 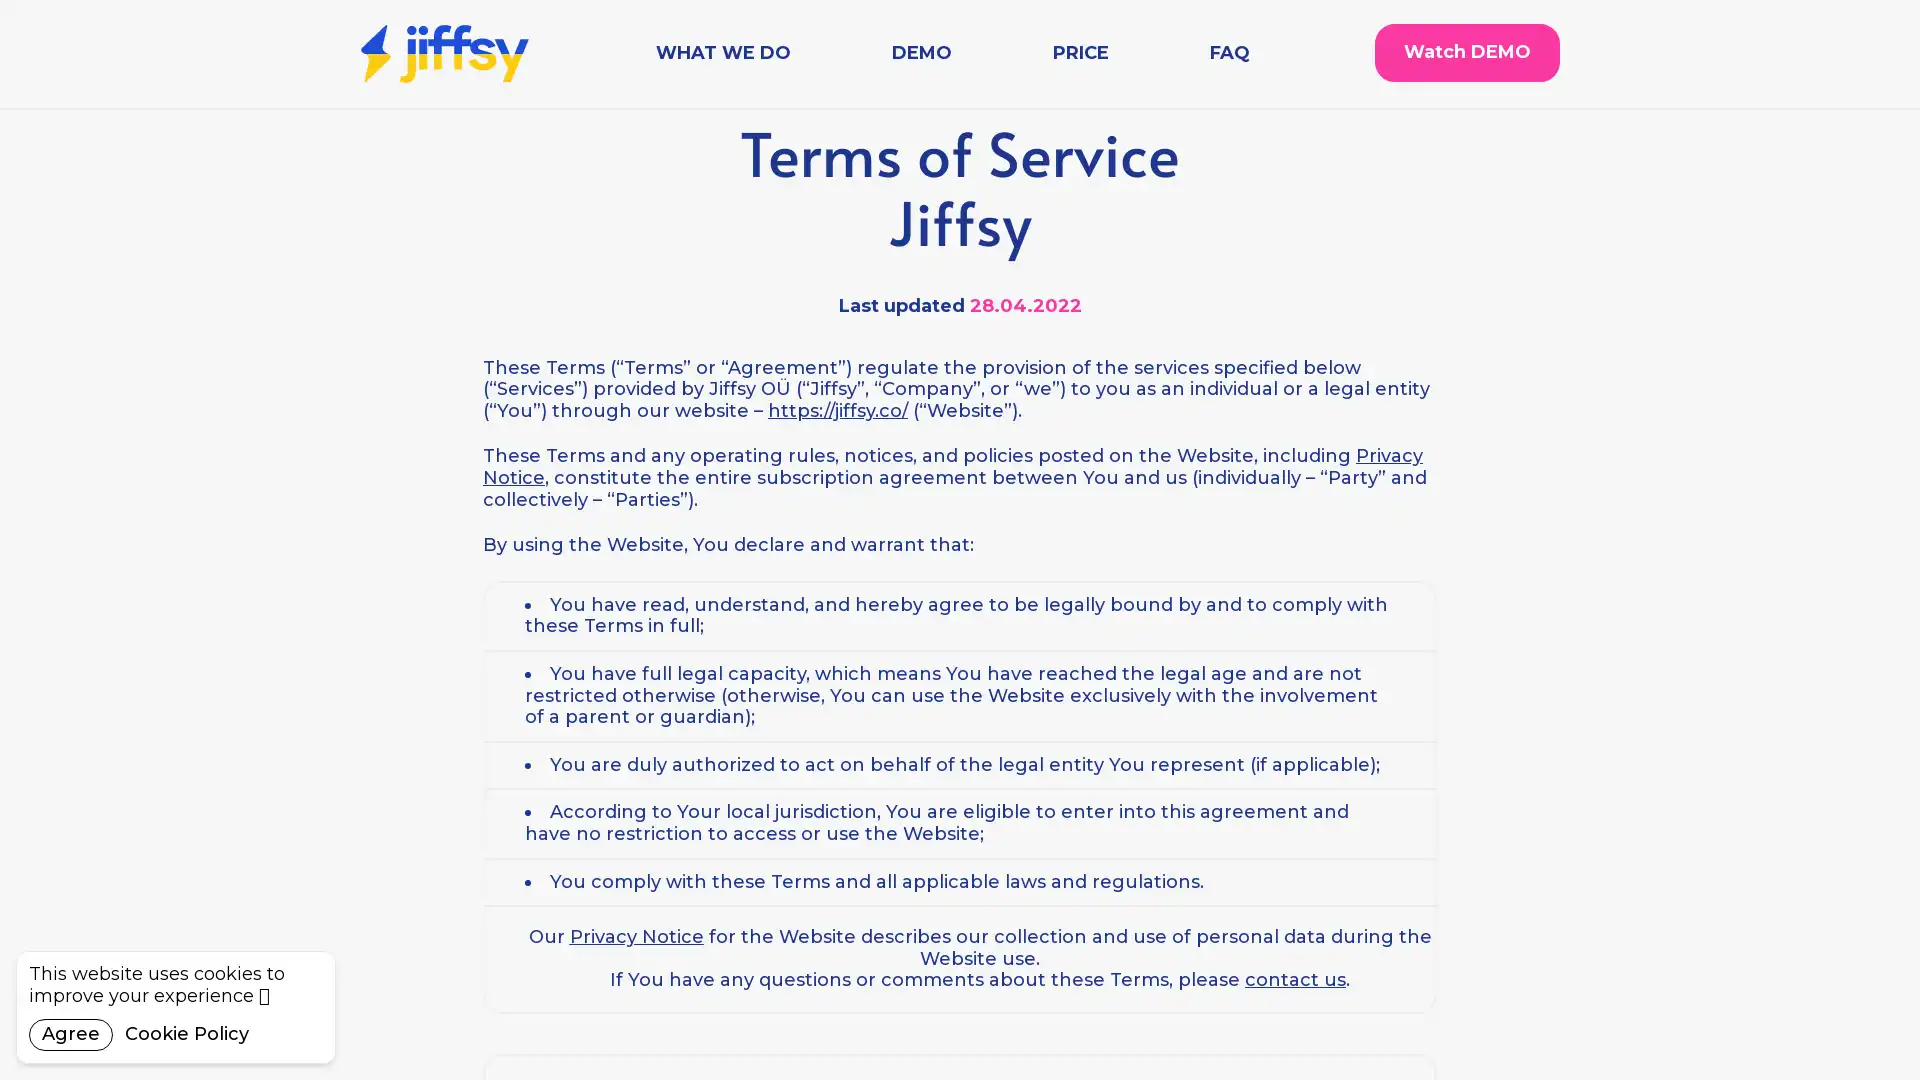 I want to click on Agree, so click(x=71, y=1034).